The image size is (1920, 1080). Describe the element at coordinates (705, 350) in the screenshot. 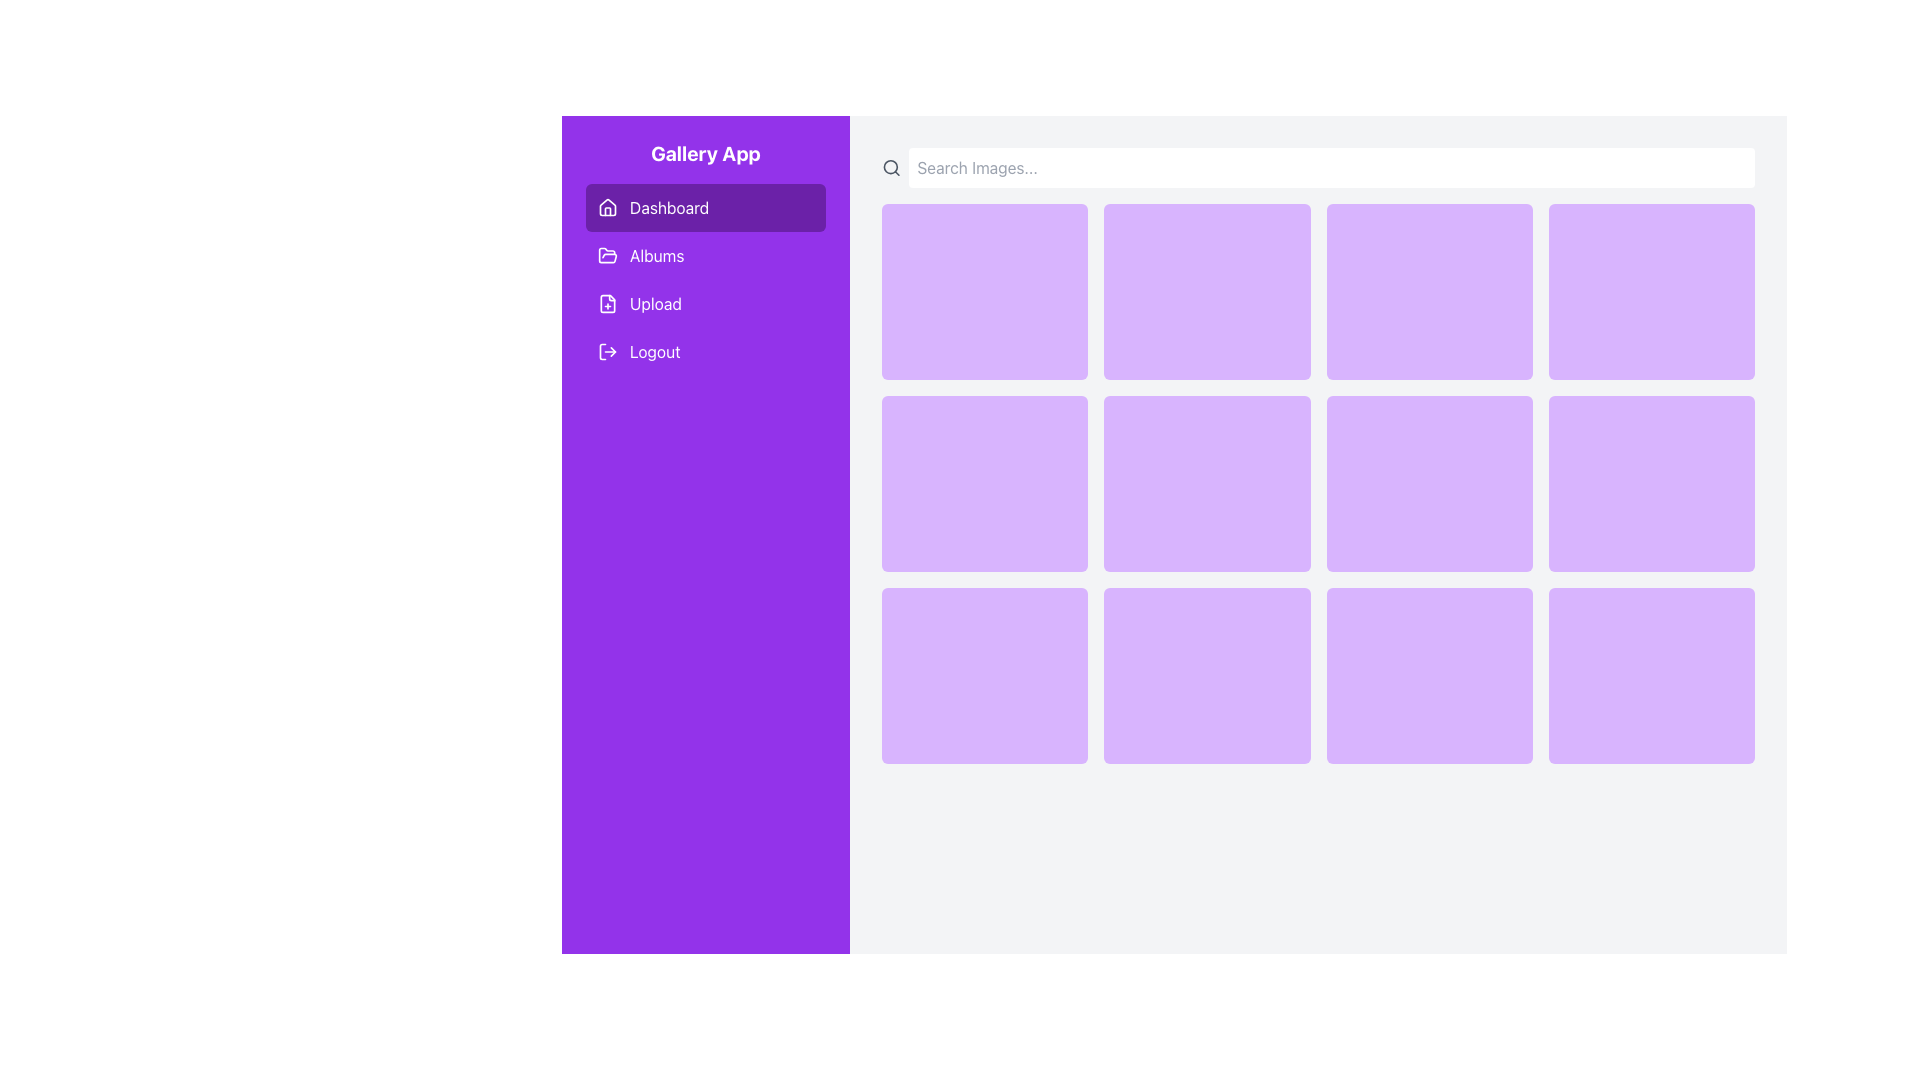

I see `the 'Logout' button with a bright purple background located in the left sidebar, which is the fourth interactive item in the menu, to log out` at that location.